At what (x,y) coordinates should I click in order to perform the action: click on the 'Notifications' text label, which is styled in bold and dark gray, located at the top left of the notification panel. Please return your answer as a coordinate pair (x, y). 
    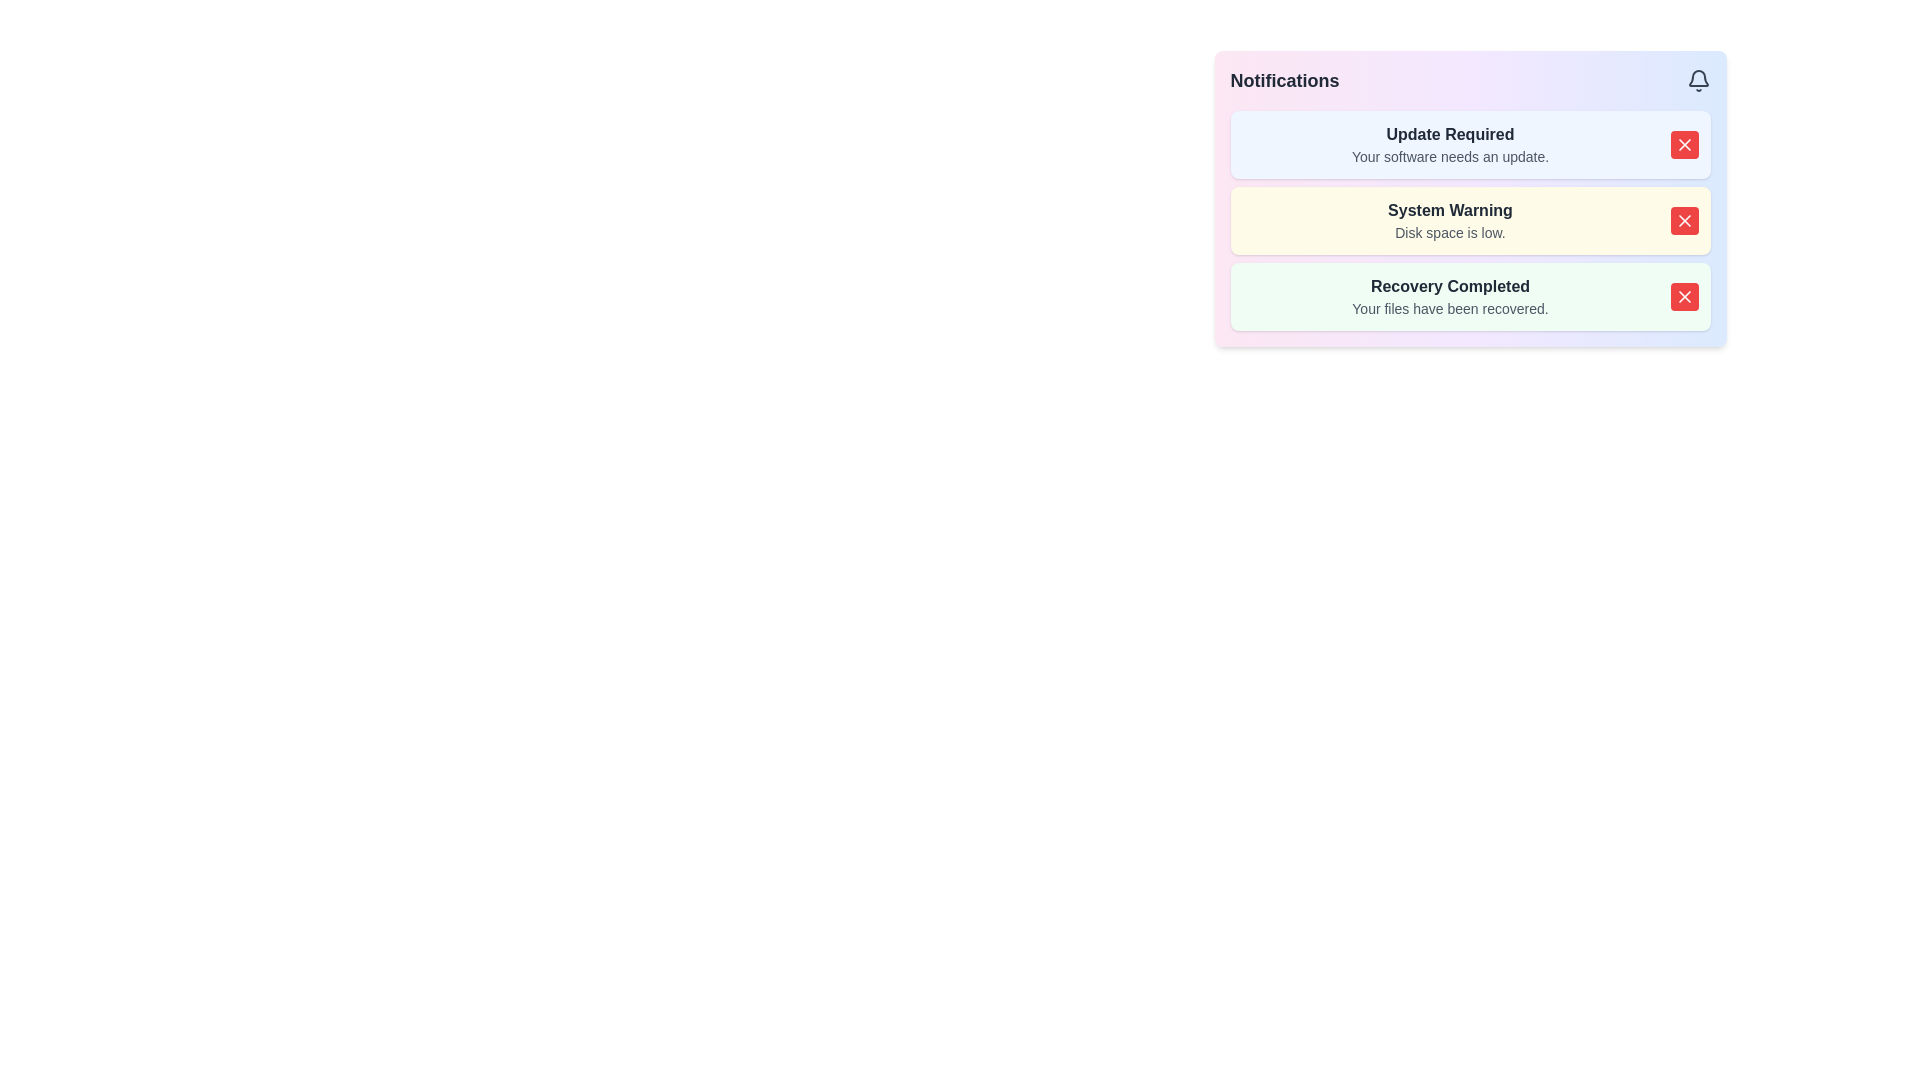
    Looking at the image, I should click on (1285, 80).